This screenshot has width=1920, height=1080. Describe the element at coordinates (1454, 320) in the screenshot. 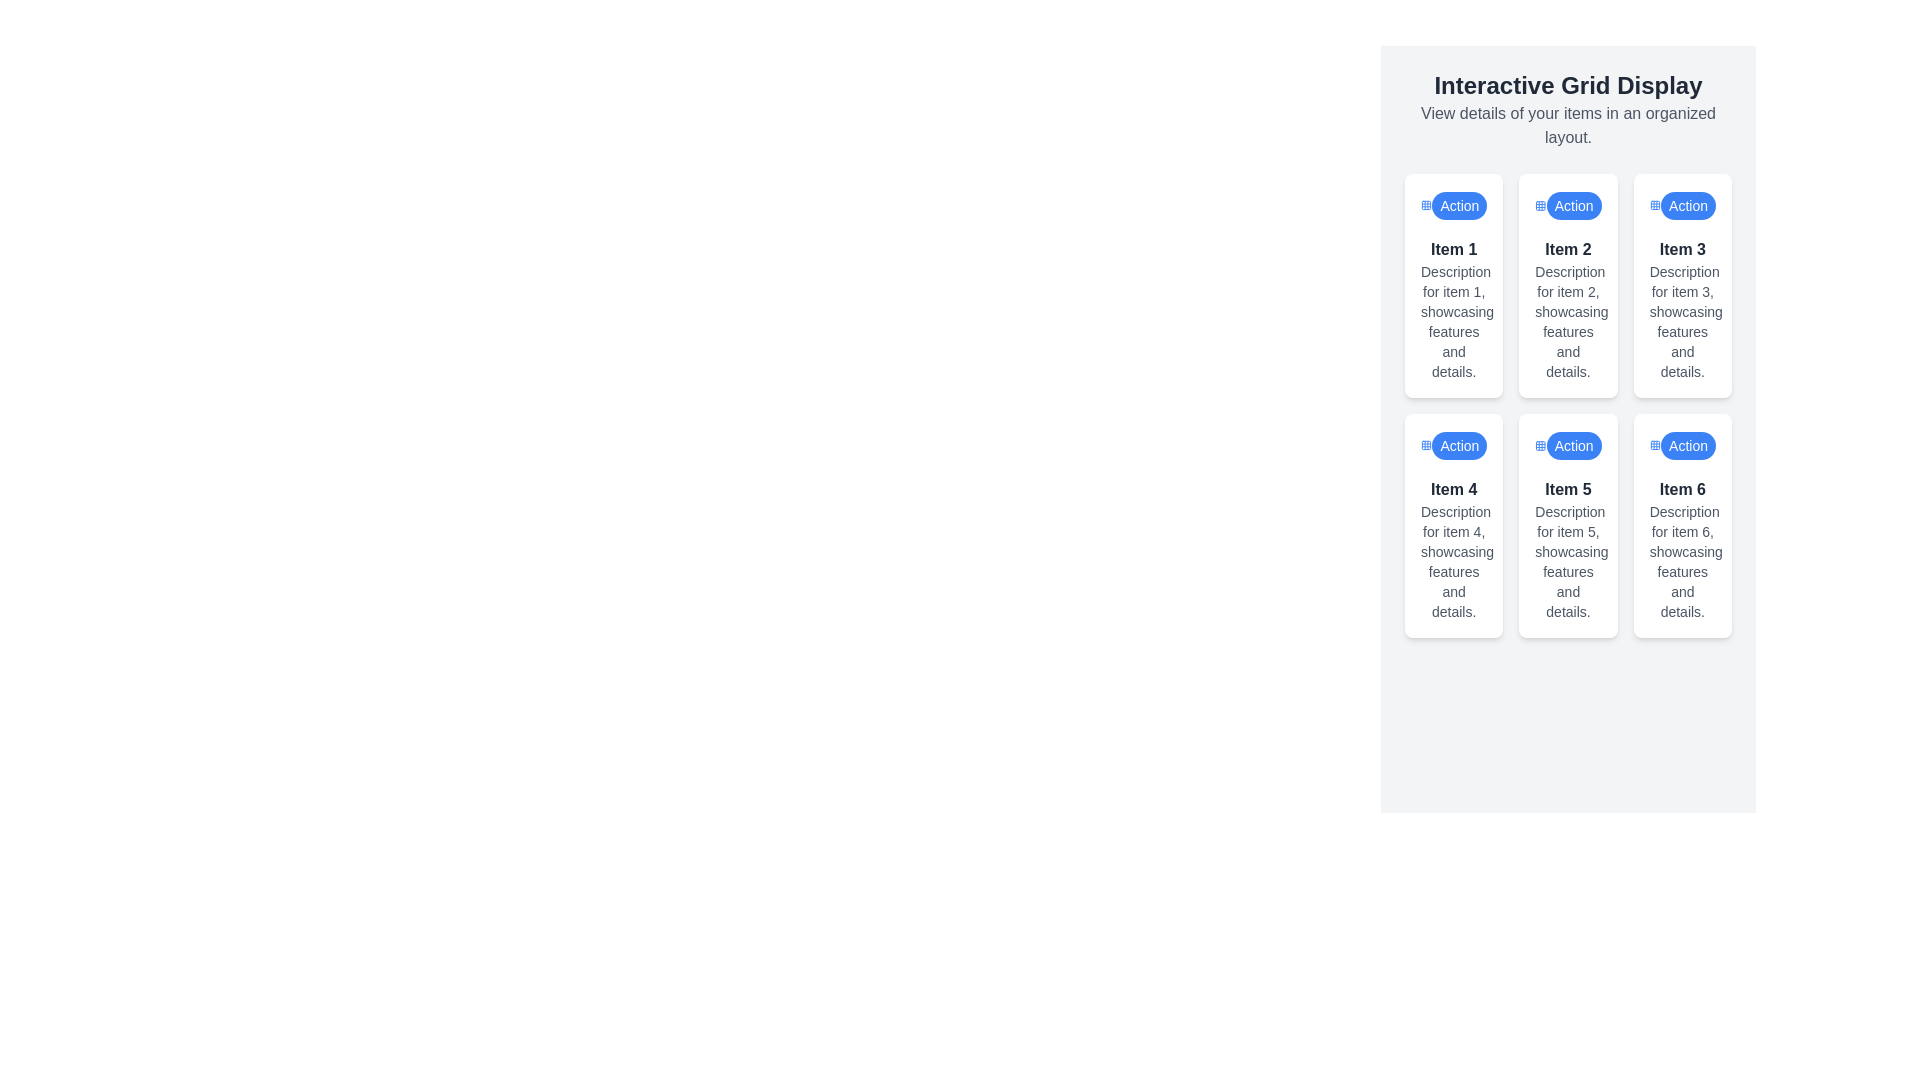

I see `the descriptive text block displaying 'Description for item 1, showcasing features and details.' located beneath the heading 'Item 1' in the first card of the grid layout` at that location.